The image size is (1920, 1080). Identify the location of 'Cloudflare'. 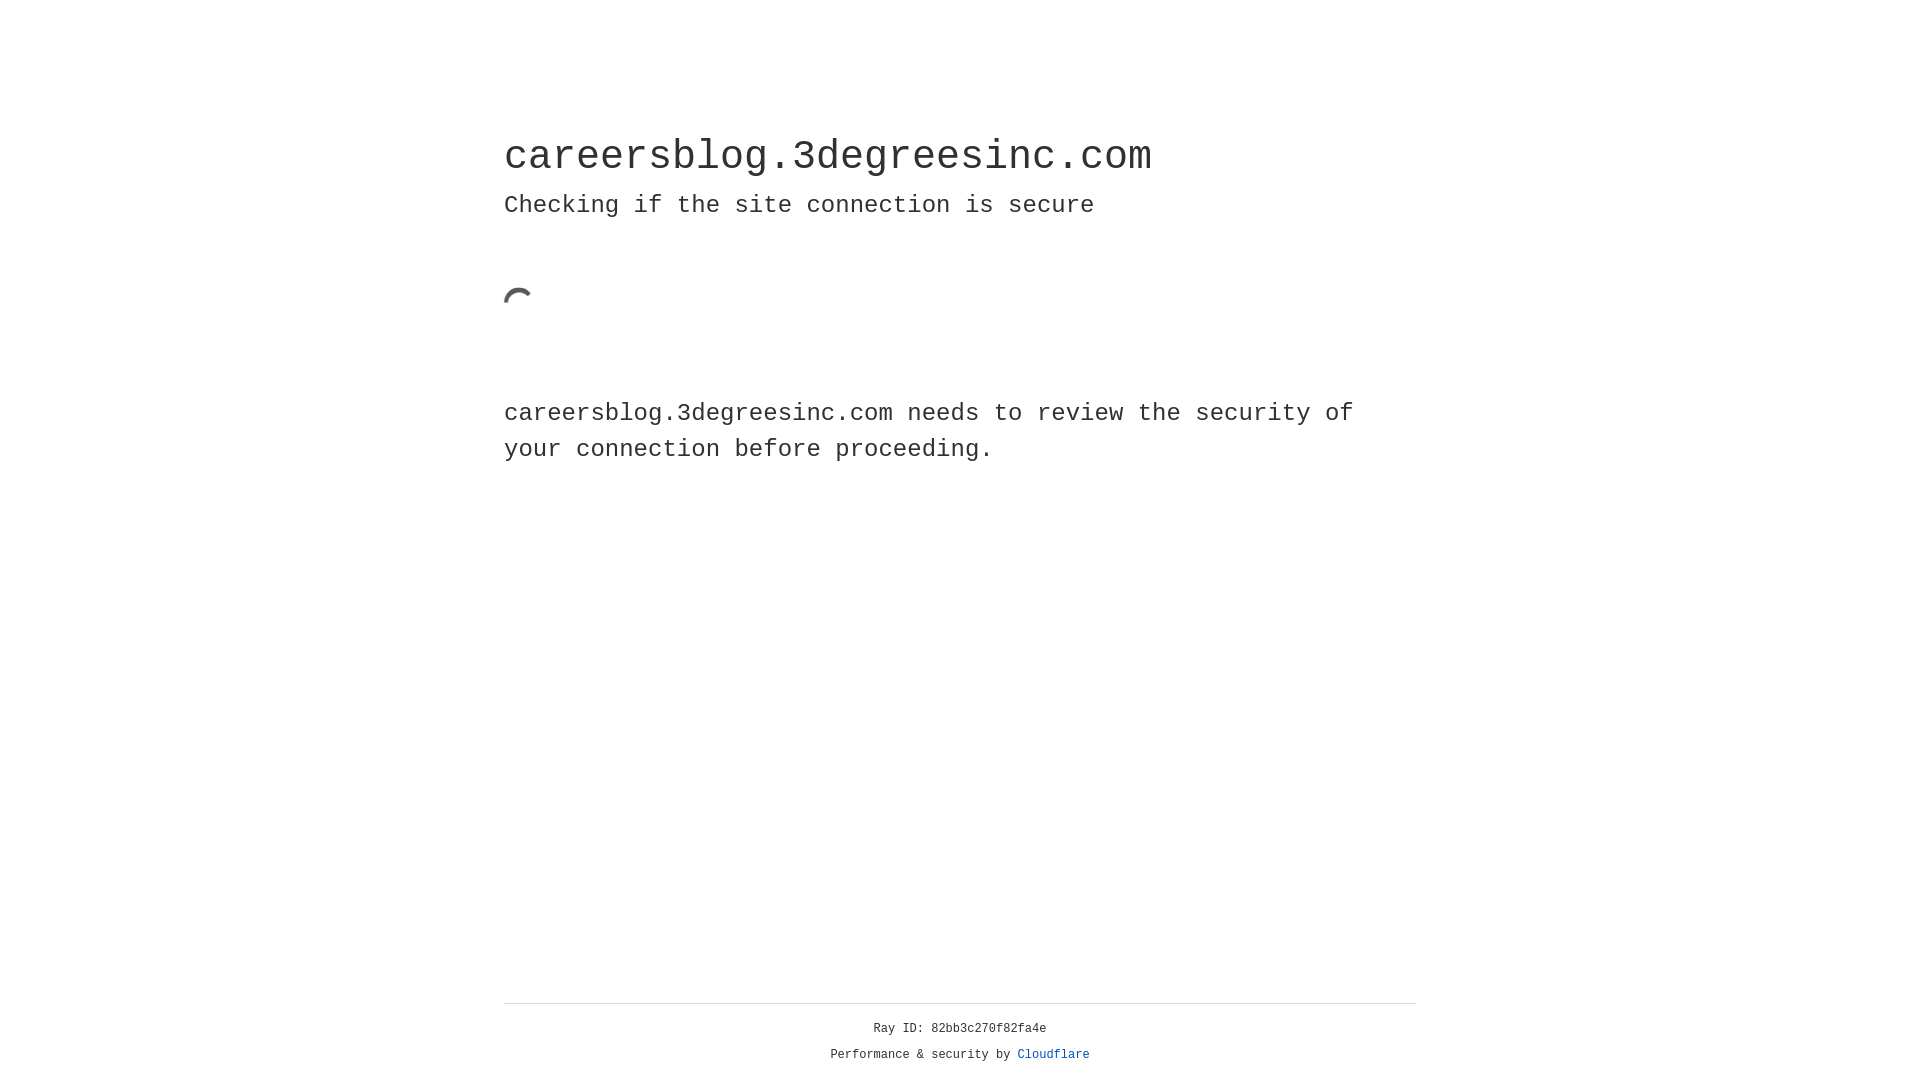
(1053, 1054).